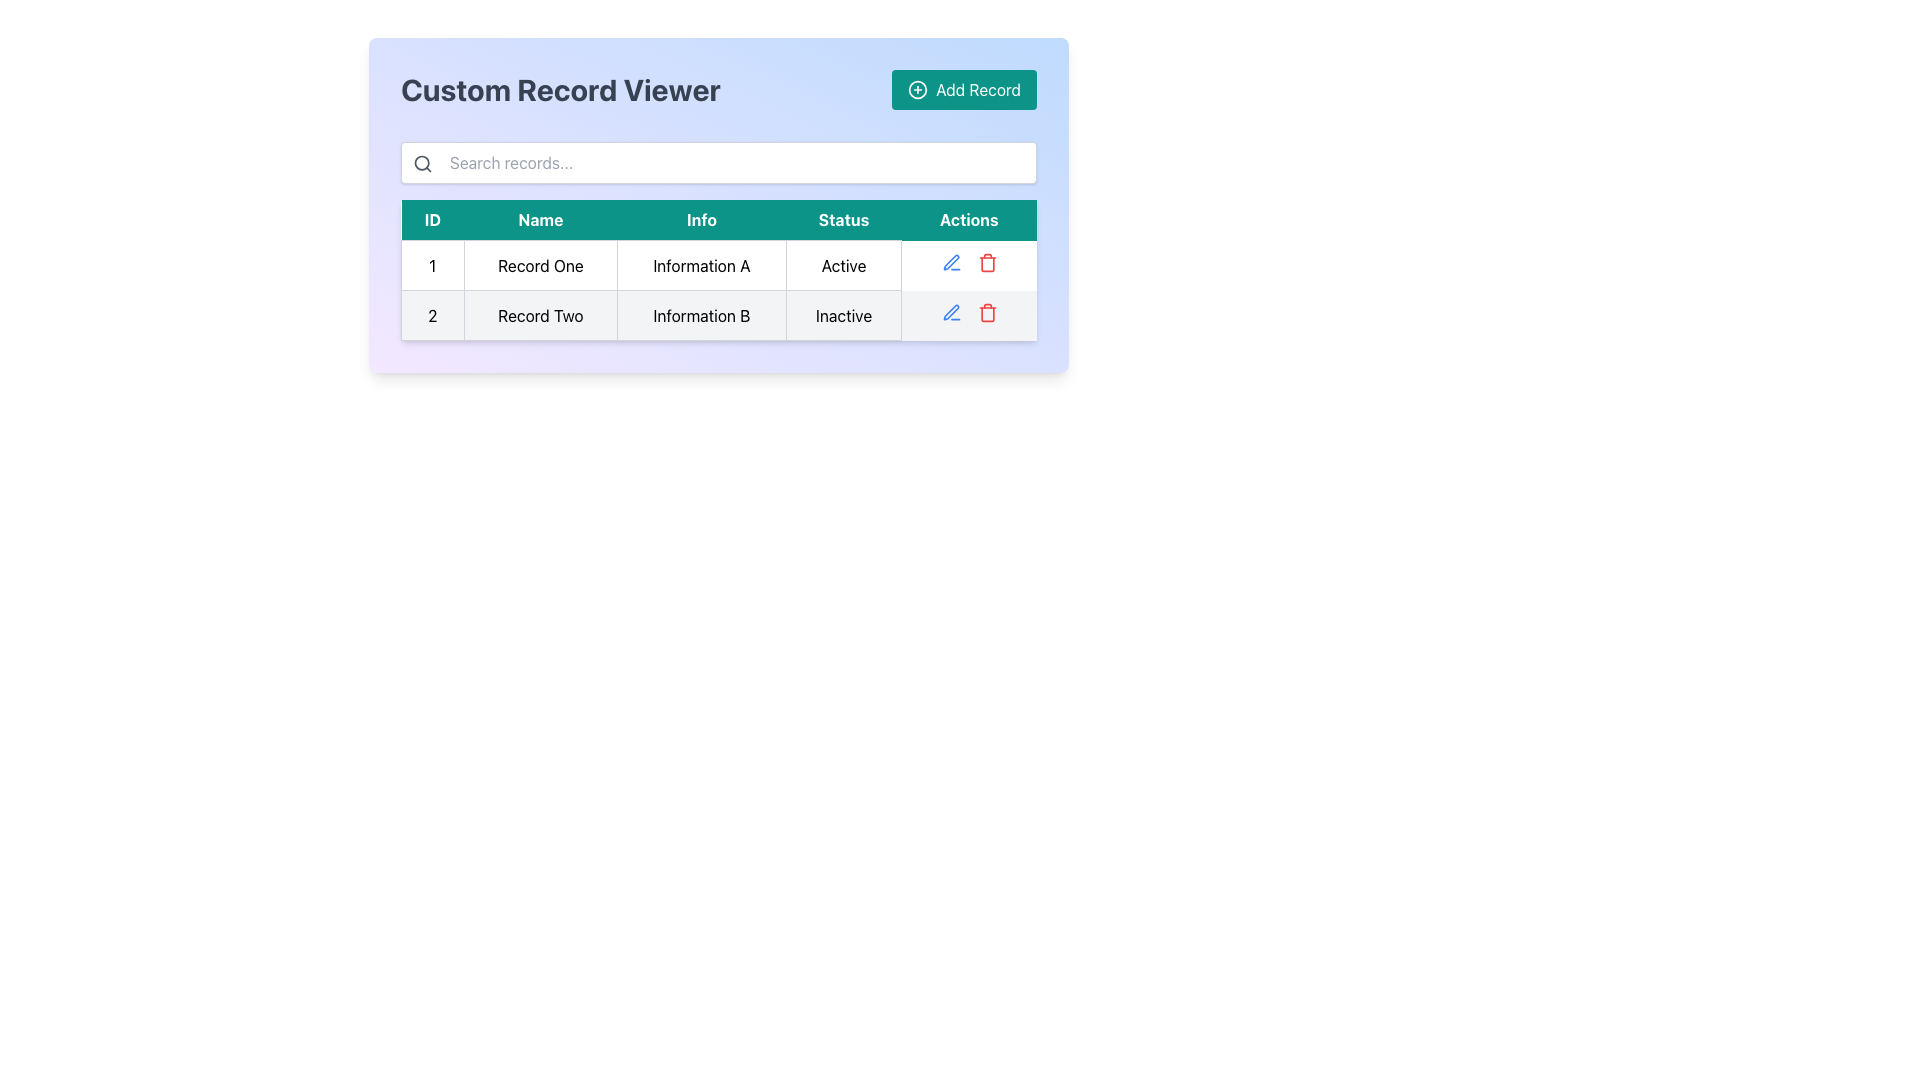  What do you see at coordinates (964, 88) in the screenshot?
I see `the 'Add Record' button located on the right edge of the top bar, adjacent to the title 'Custom Record Viewer', to initiate the process of adding a new record` at bounding box center [964, 88].